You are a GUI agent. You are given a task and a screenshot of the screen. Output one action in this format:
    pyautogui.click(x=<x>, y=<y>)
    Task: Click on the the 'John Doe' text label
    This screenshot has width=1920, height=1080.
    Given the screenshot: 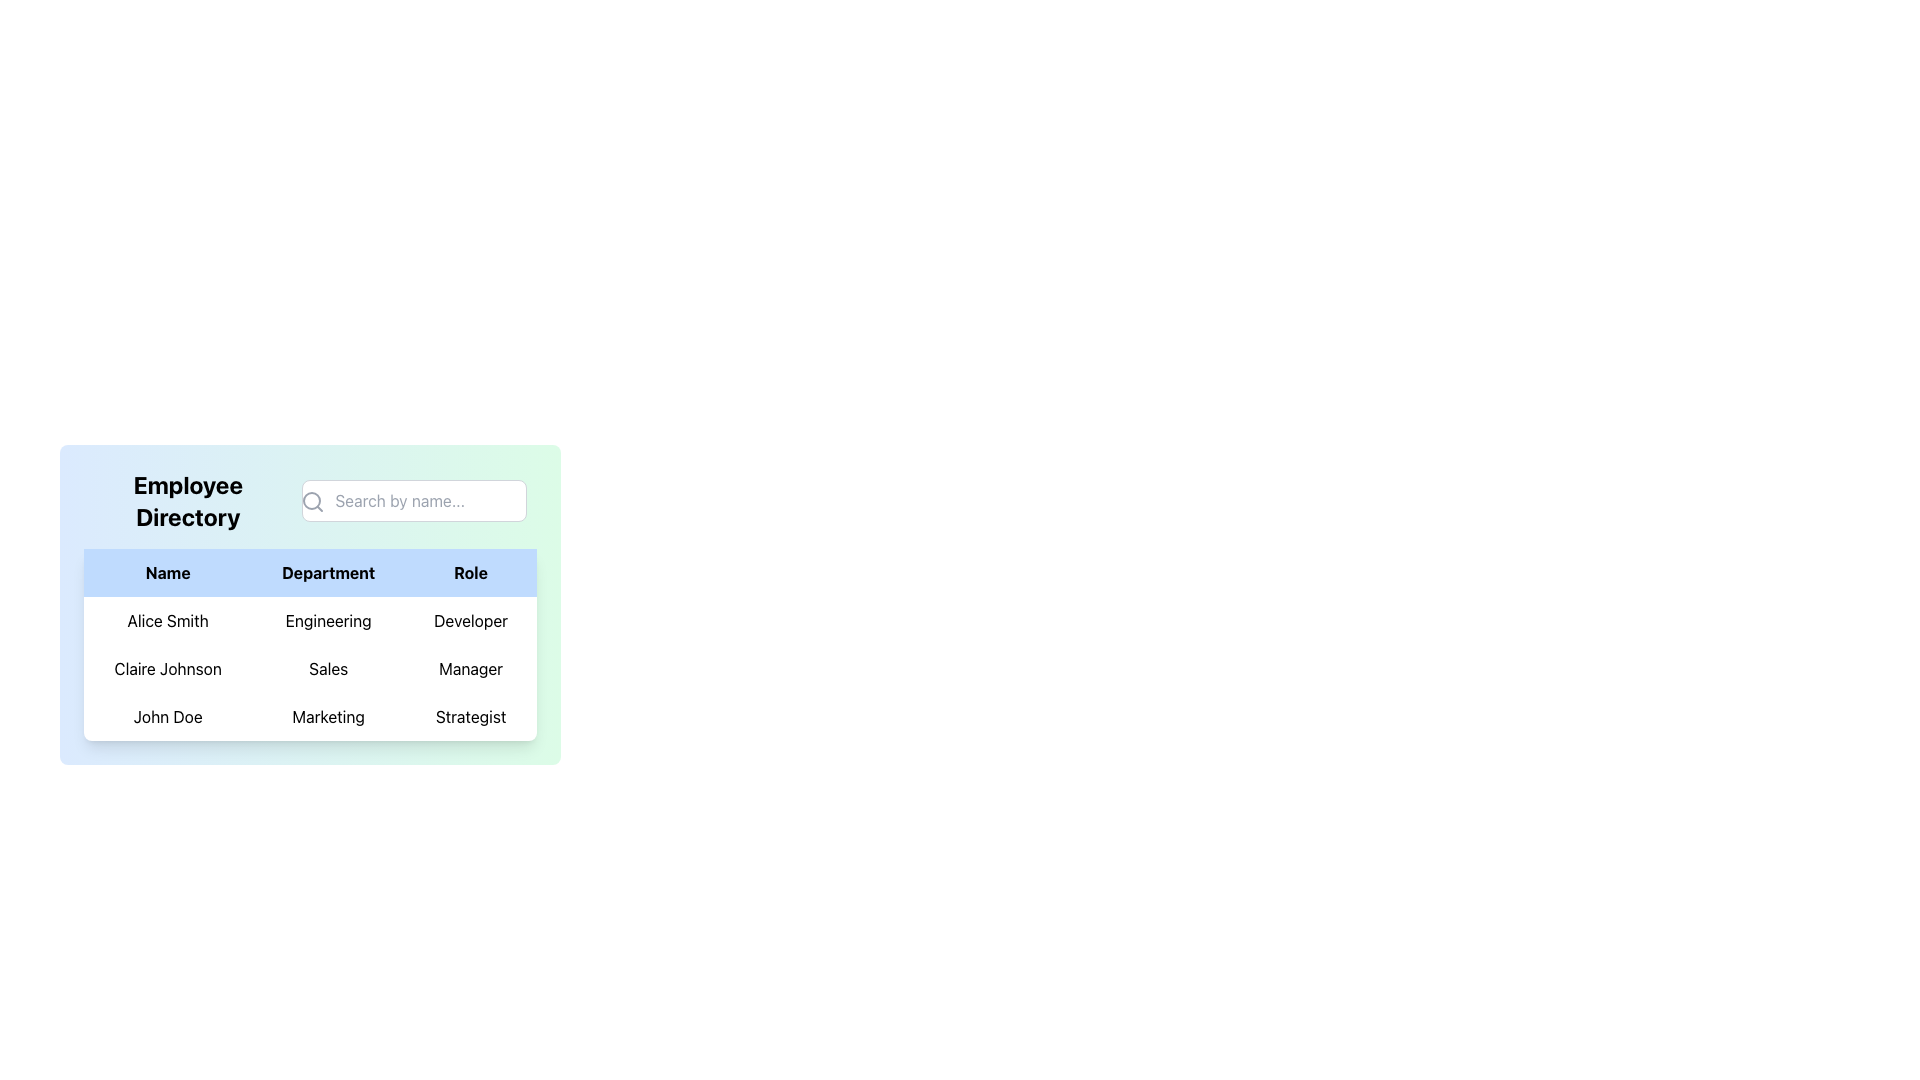 What is the action you would take?
    pyautogui.click(x=168, y=716)
    